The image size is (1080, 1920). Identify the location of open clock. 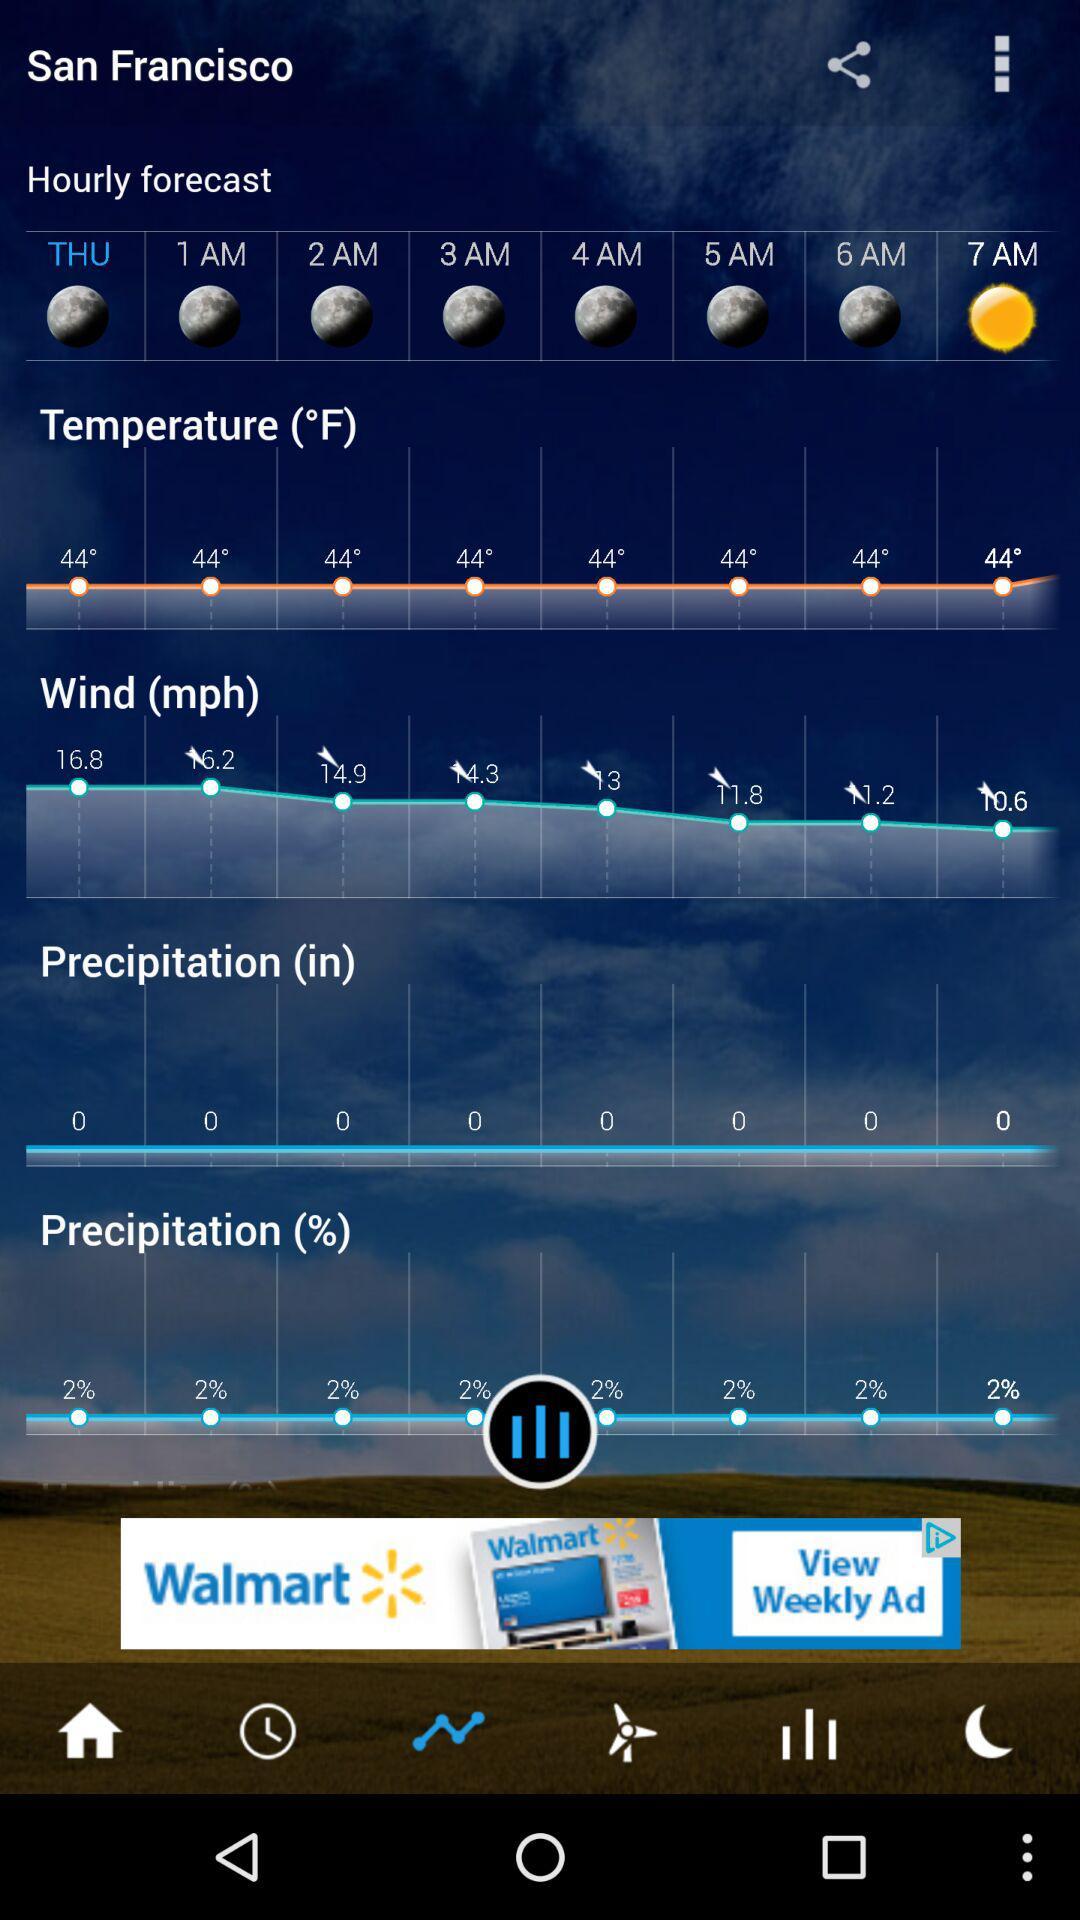
(270, 1728).